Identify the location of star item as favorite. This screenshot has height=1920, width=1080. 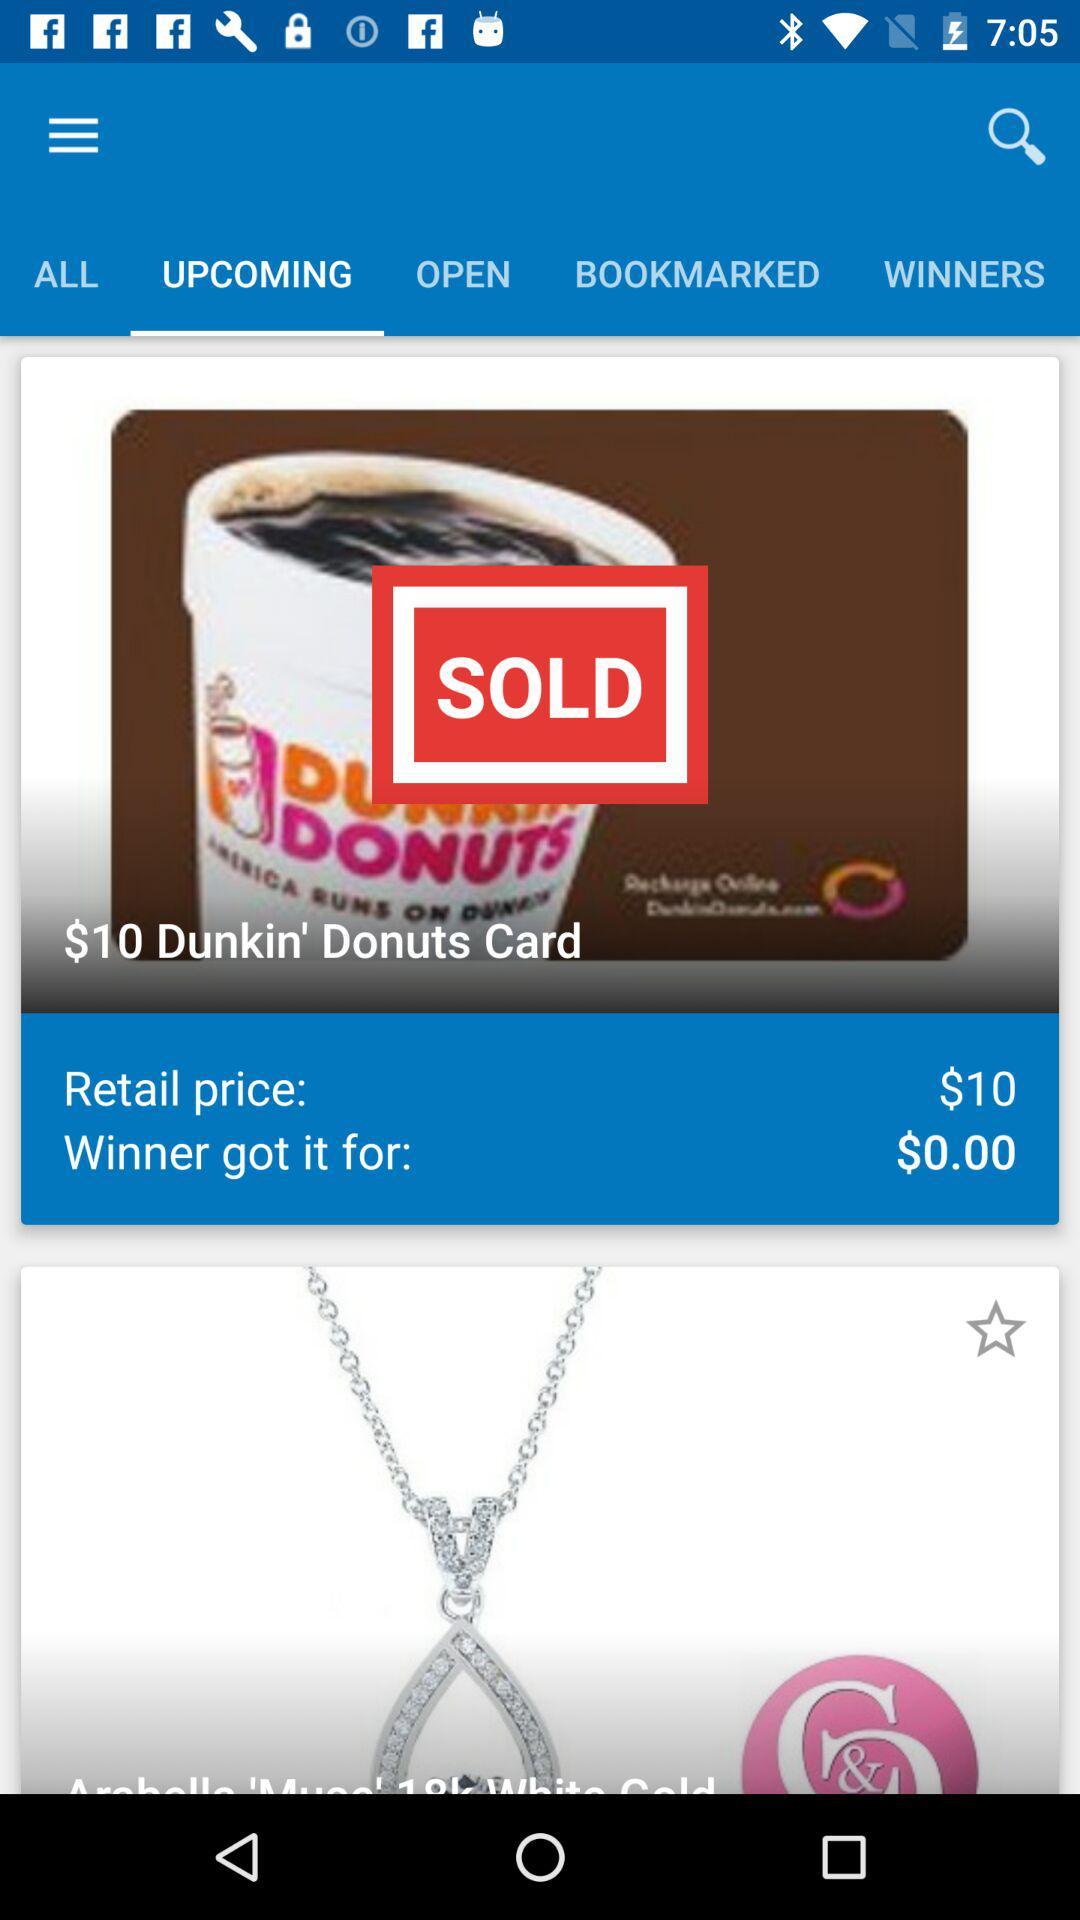
(995, 1329).